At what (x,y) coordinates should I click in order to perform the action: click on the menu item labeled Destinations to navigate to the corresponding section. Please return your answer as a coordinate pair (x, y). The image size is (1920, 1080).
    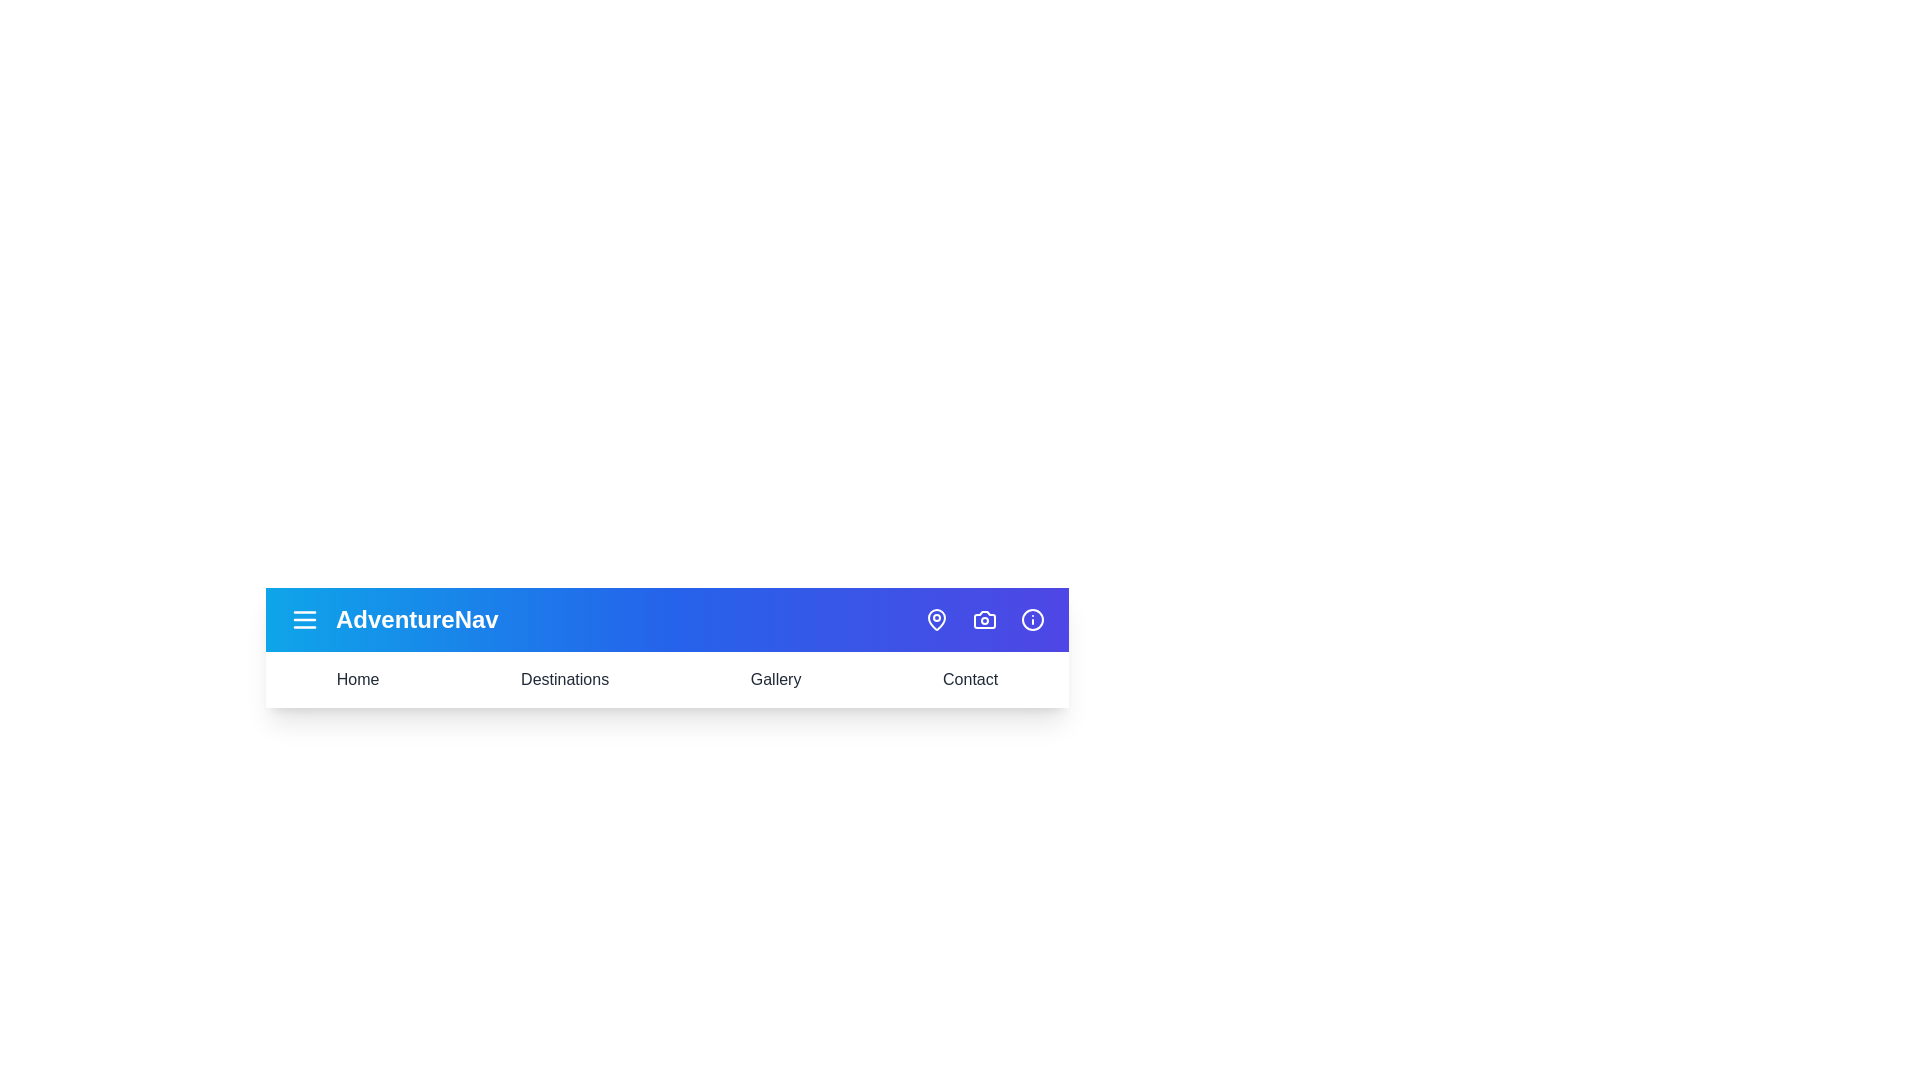
    Looking at the image, I should click on (564, 678).